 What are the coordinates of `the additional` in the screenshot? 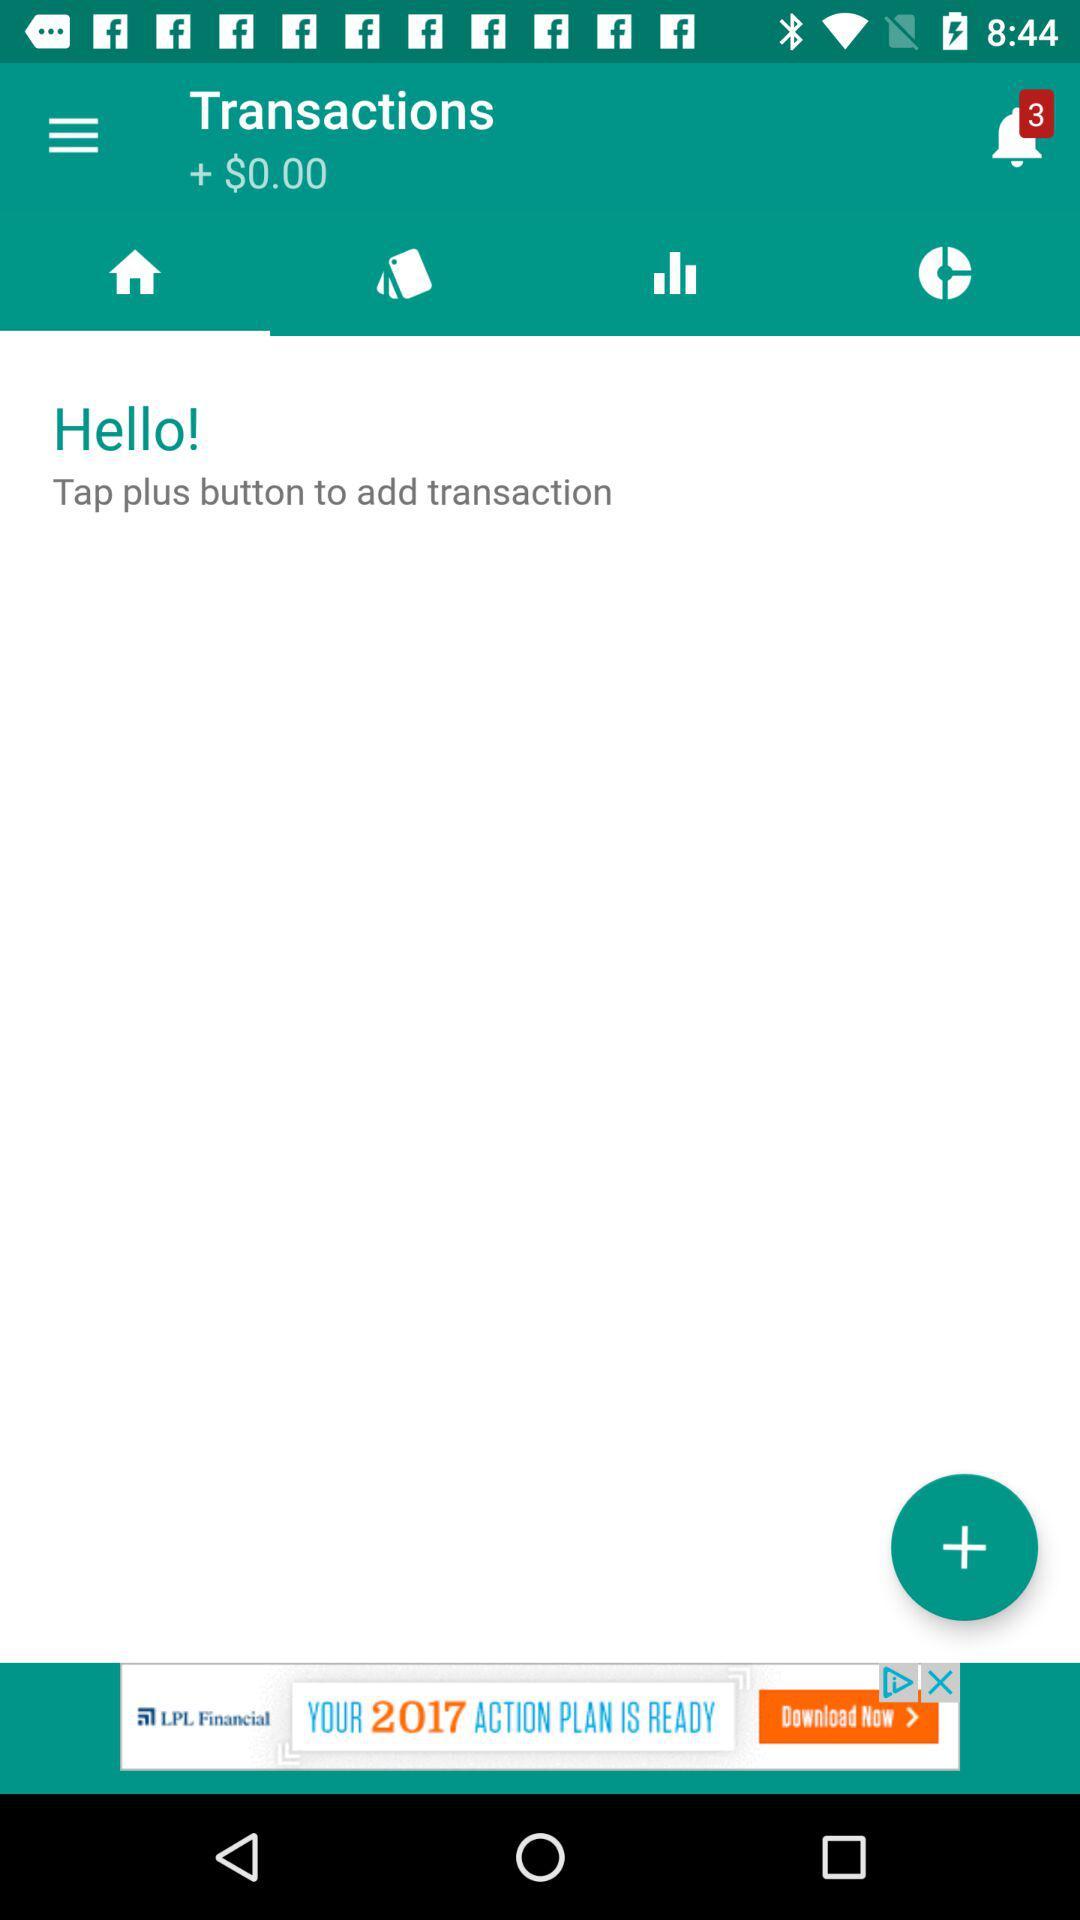 It's located at (963, 1546).